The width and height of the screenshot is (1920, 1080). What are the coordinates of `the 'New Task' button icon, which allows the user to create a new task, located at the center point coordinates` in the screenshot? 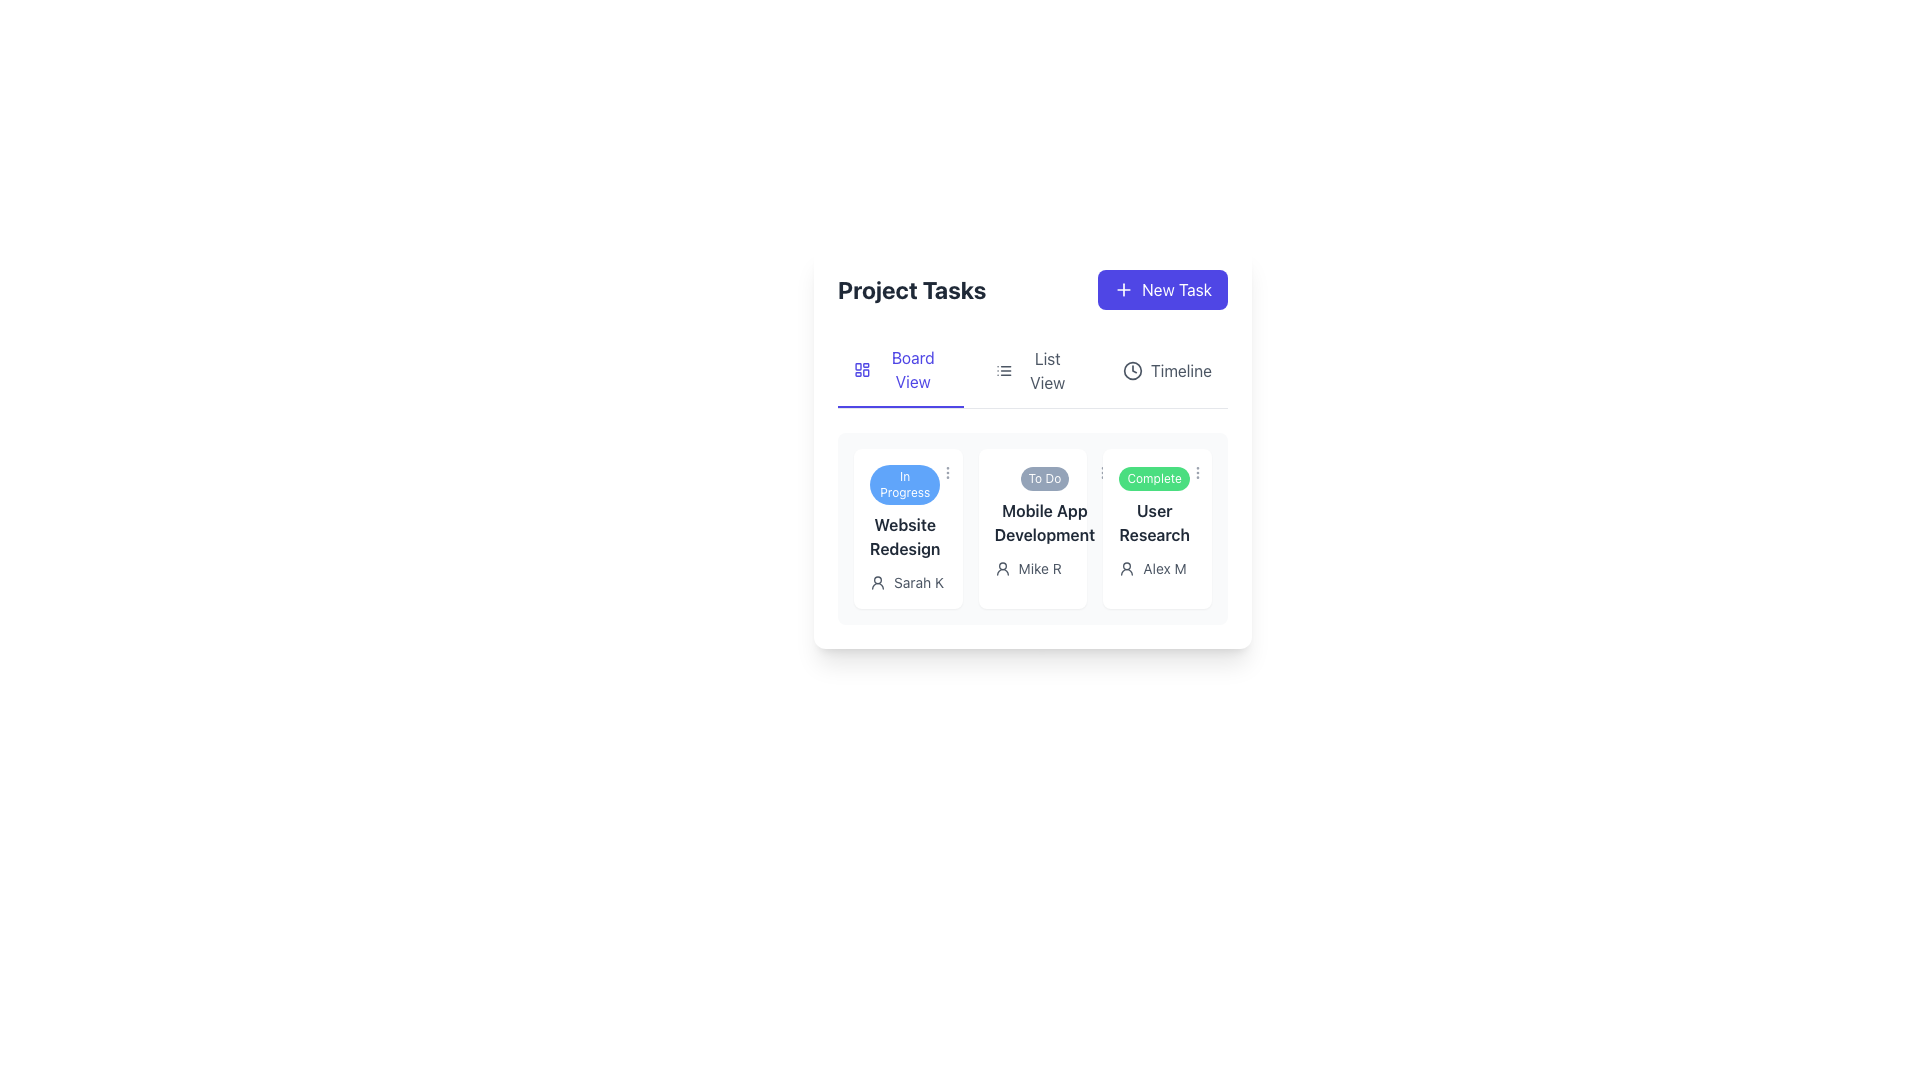 It's located at (1124, 289).